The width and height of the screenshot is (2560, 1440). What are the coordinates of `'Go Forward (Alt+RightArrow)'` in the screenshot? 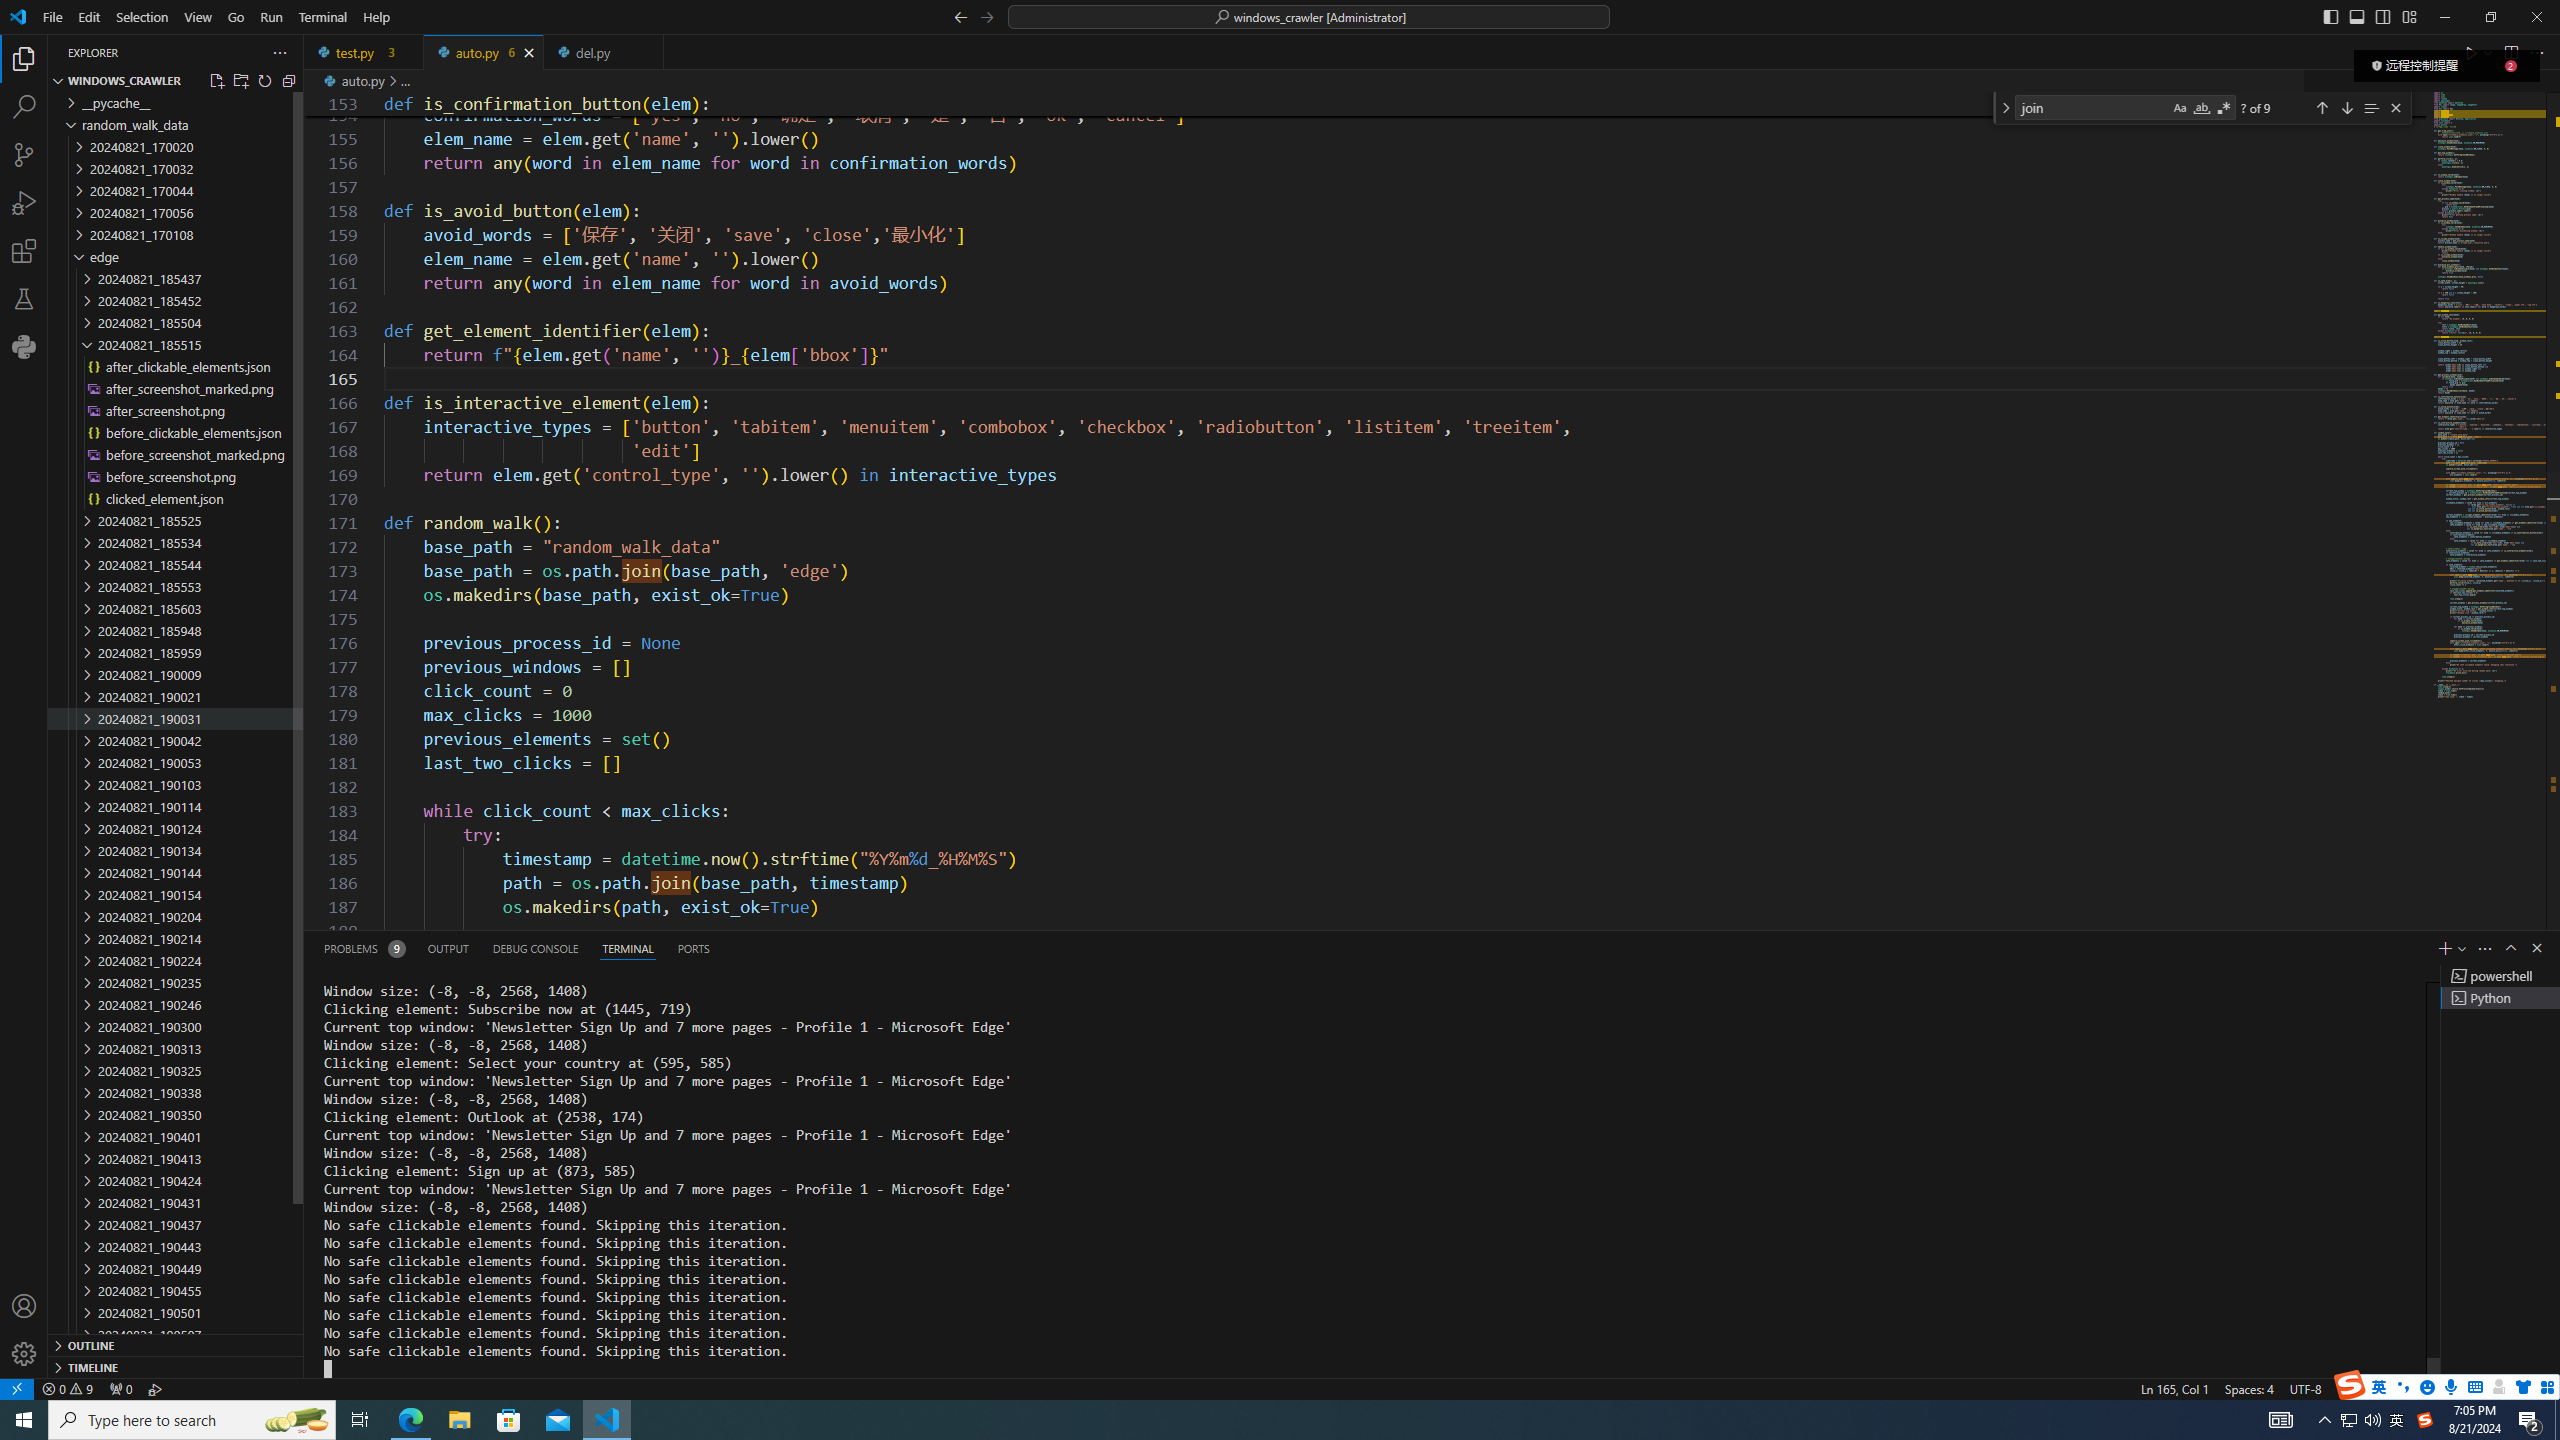 It's located at (986, 15).